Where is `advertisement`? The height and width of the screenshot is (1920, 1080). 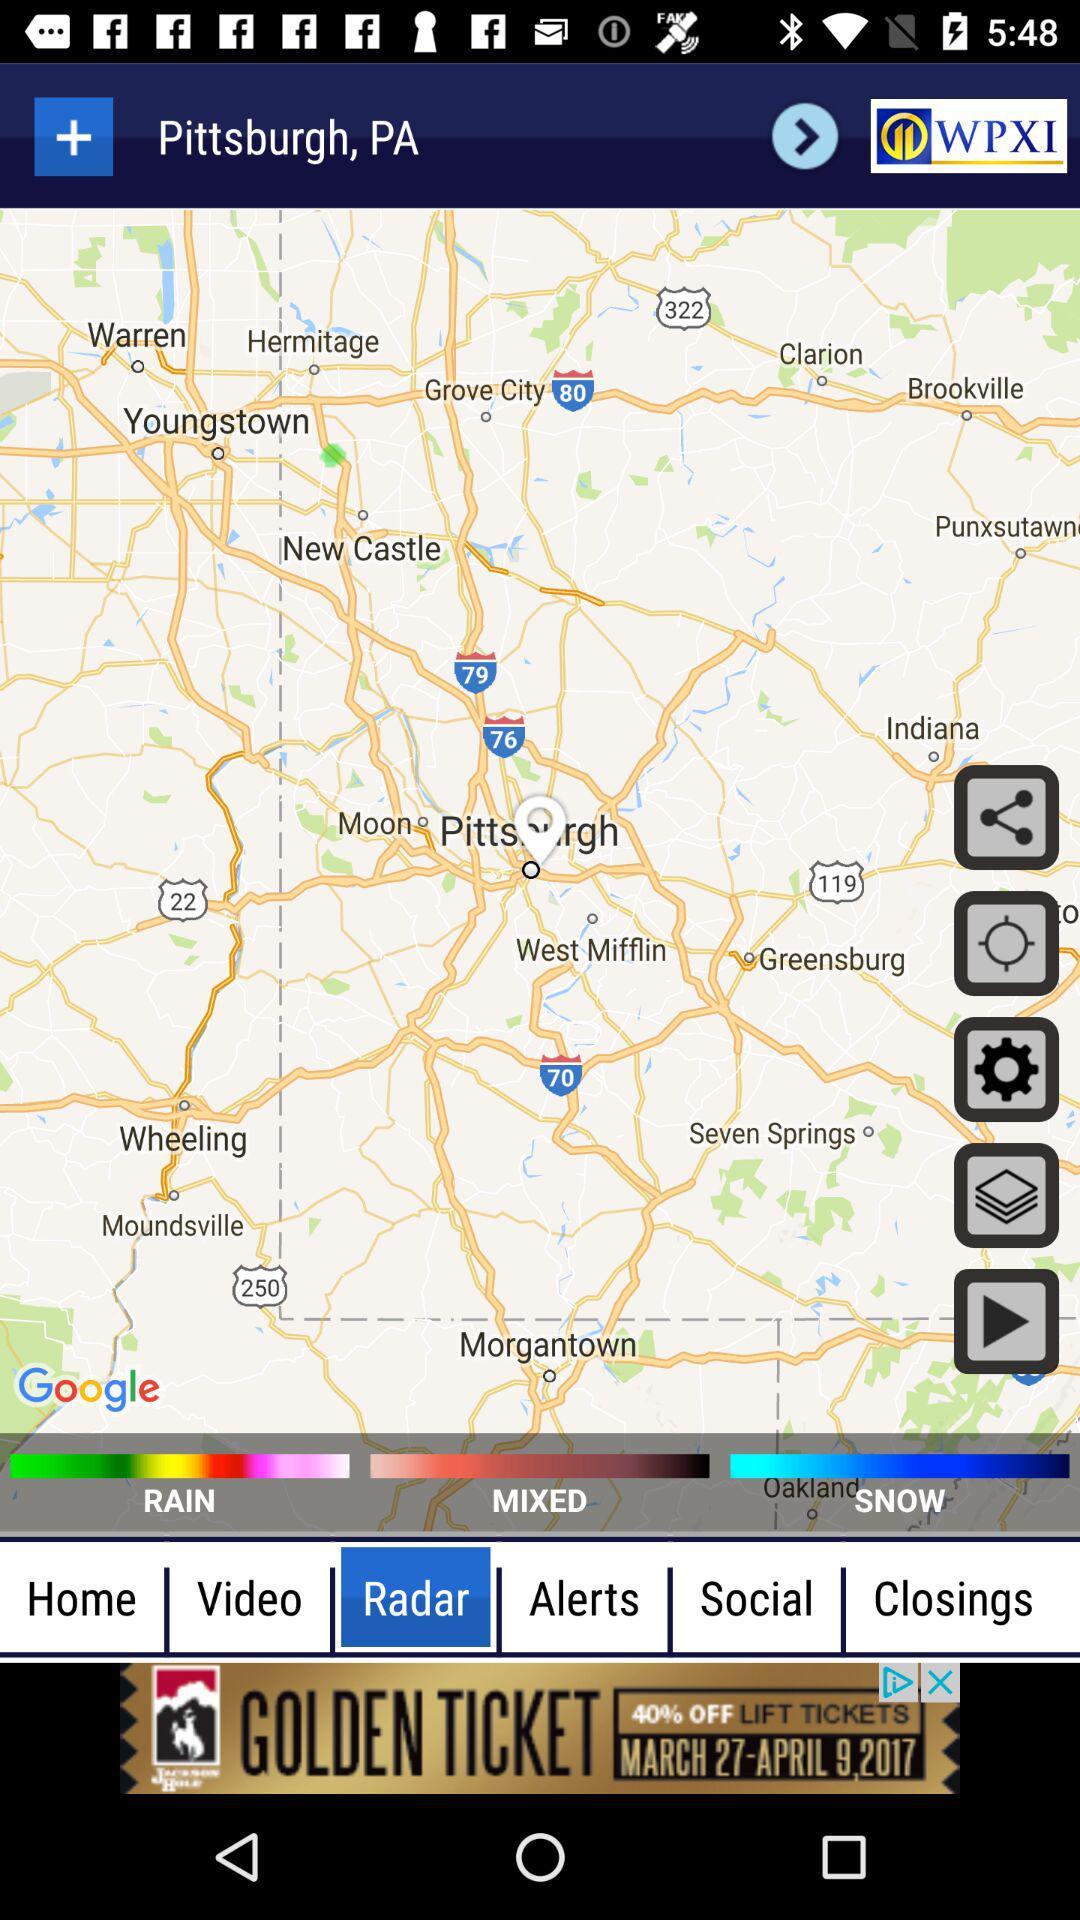
advertisement is located at coordinates (540, 1727).